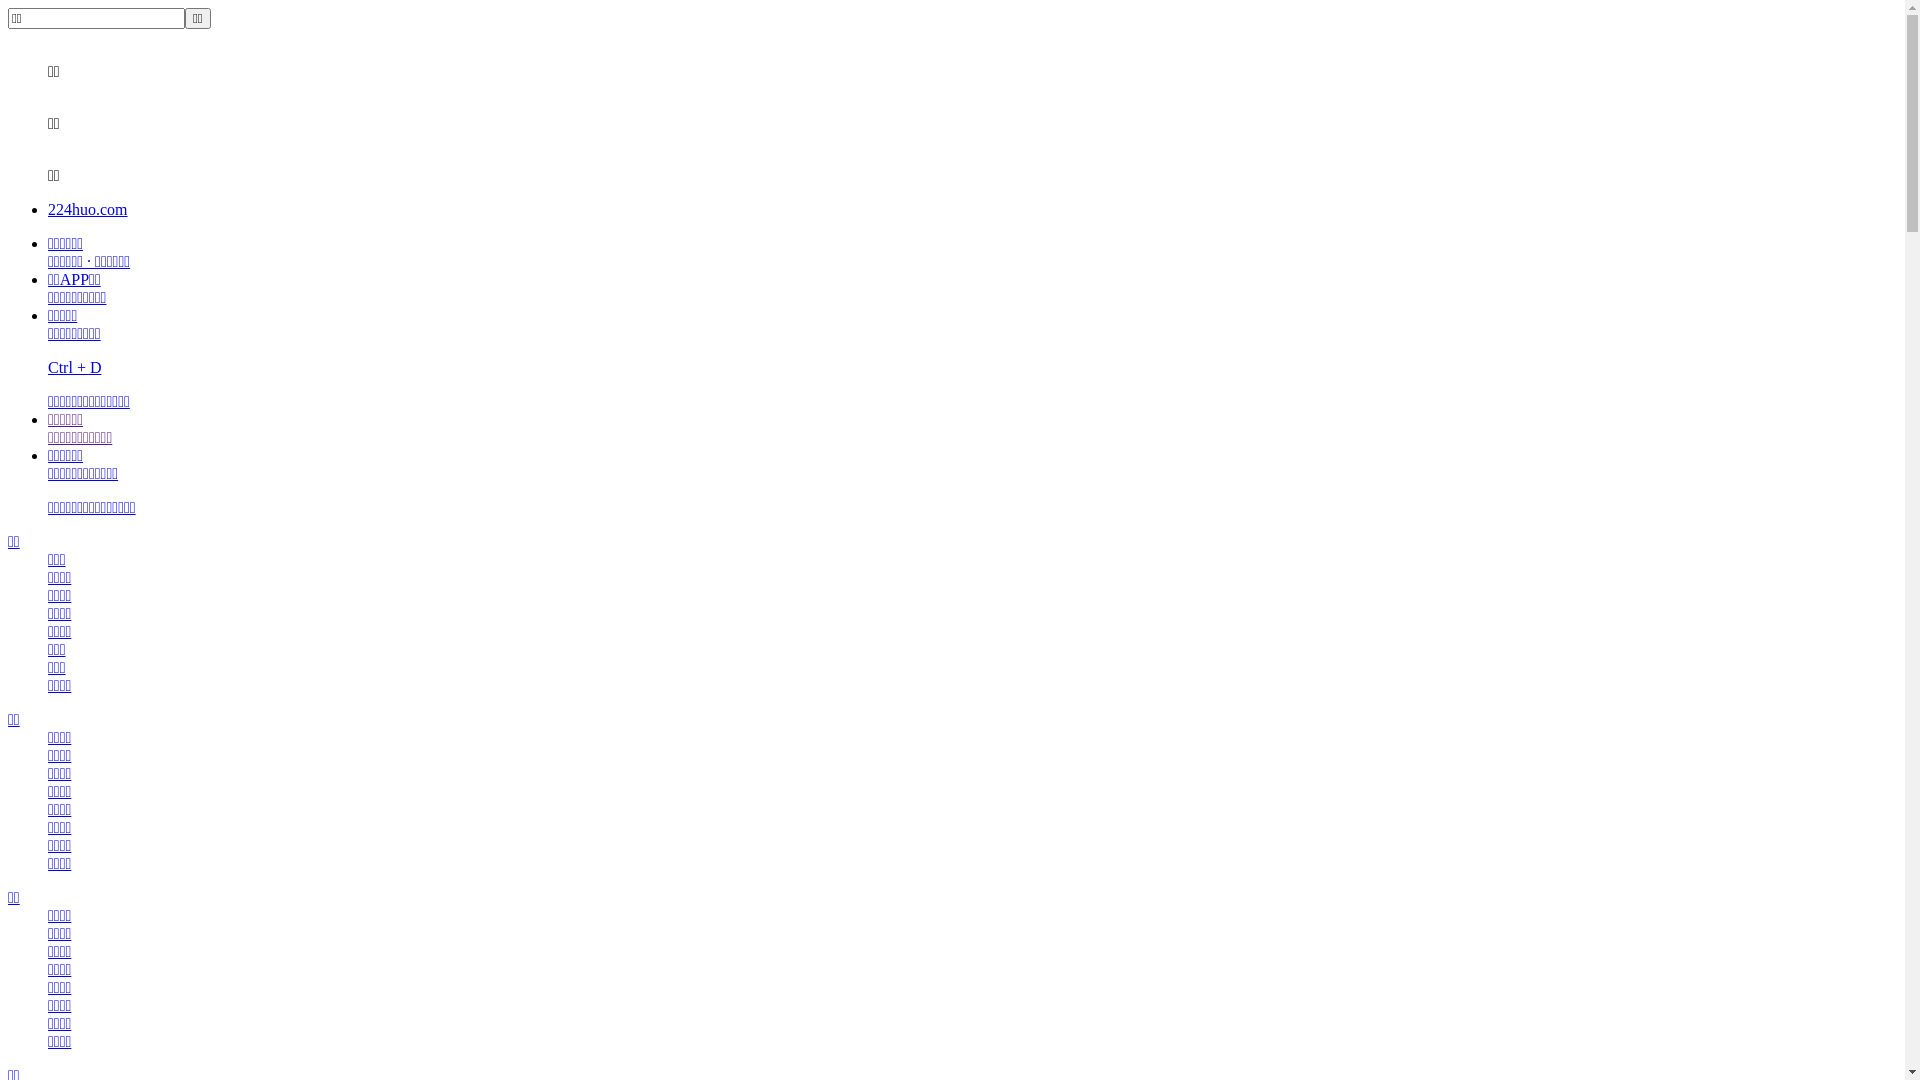 The height and width of the screenshot is (1080, 1920). I want to click on '224huo.com', so click(86, 209).